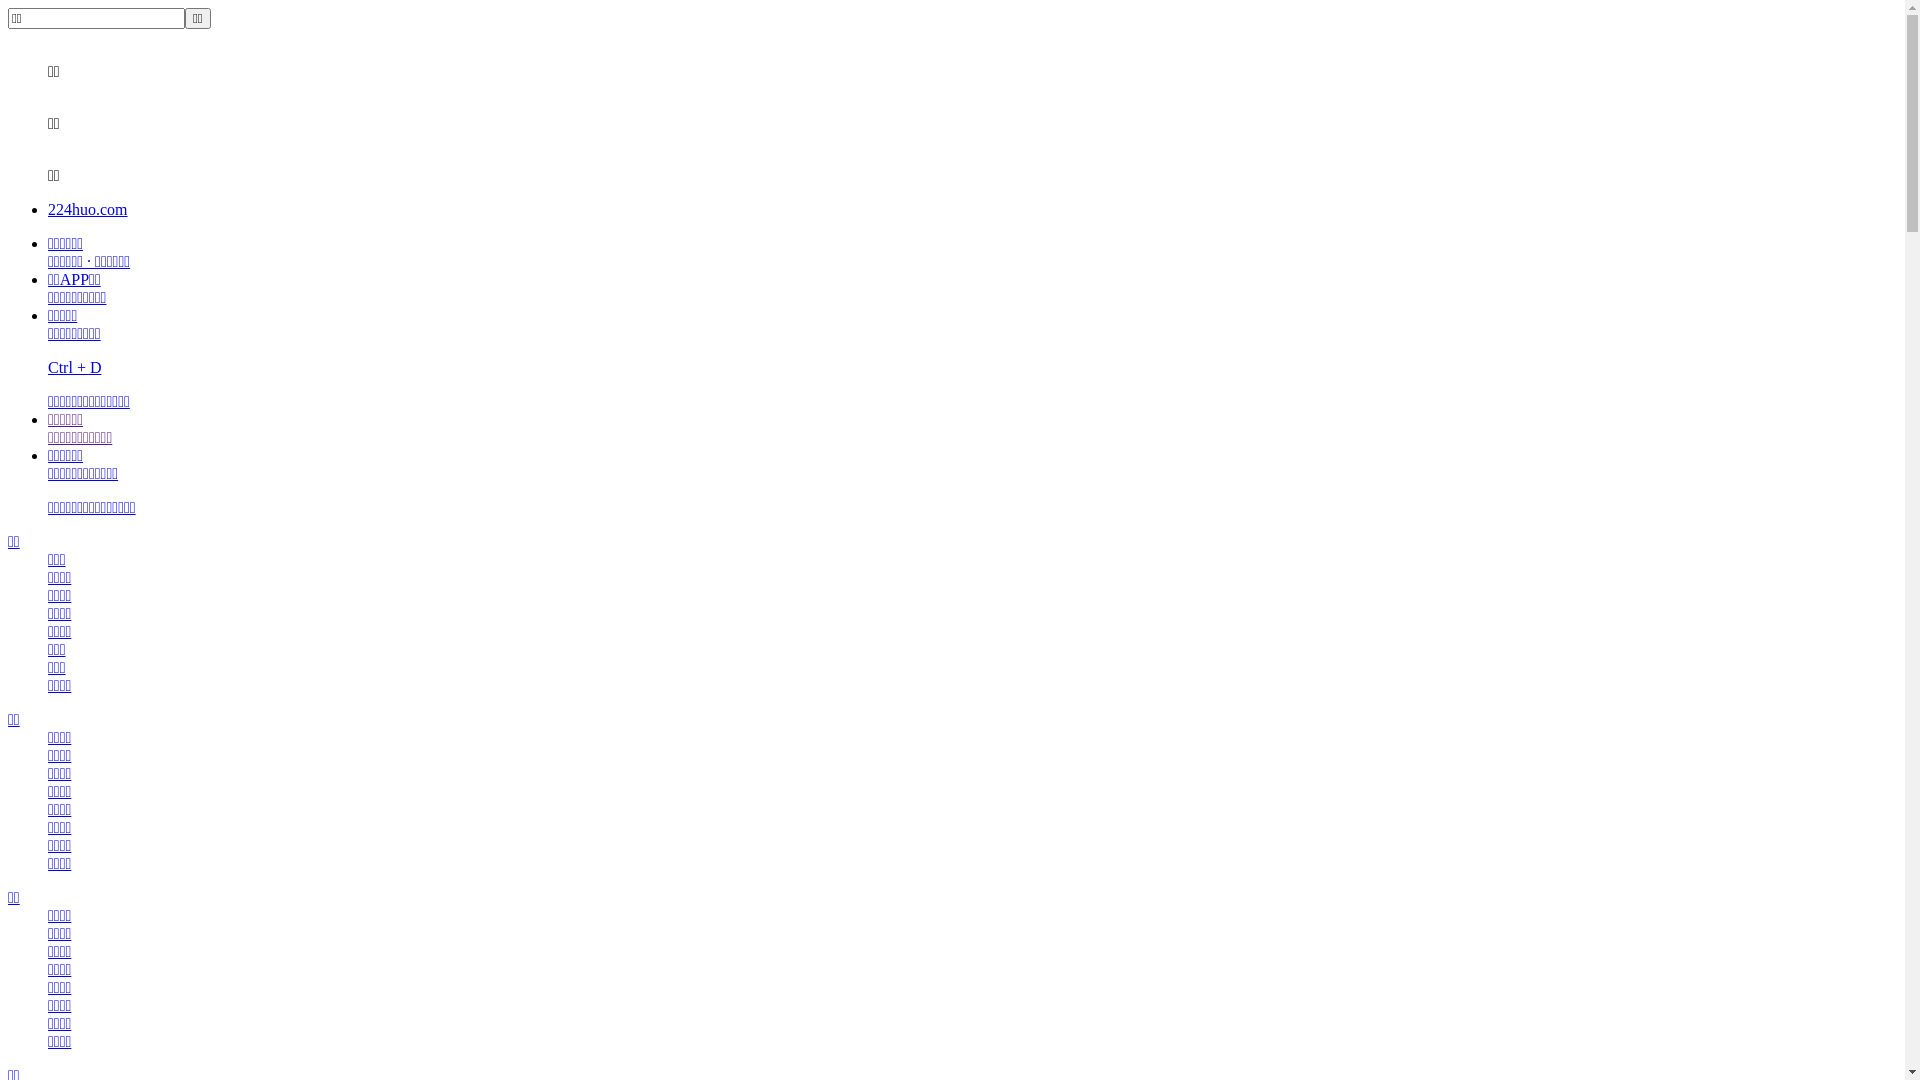 The height and width of the screenshot is (1080, 1920). I want to click on '224huo.com', so click(86, 209).